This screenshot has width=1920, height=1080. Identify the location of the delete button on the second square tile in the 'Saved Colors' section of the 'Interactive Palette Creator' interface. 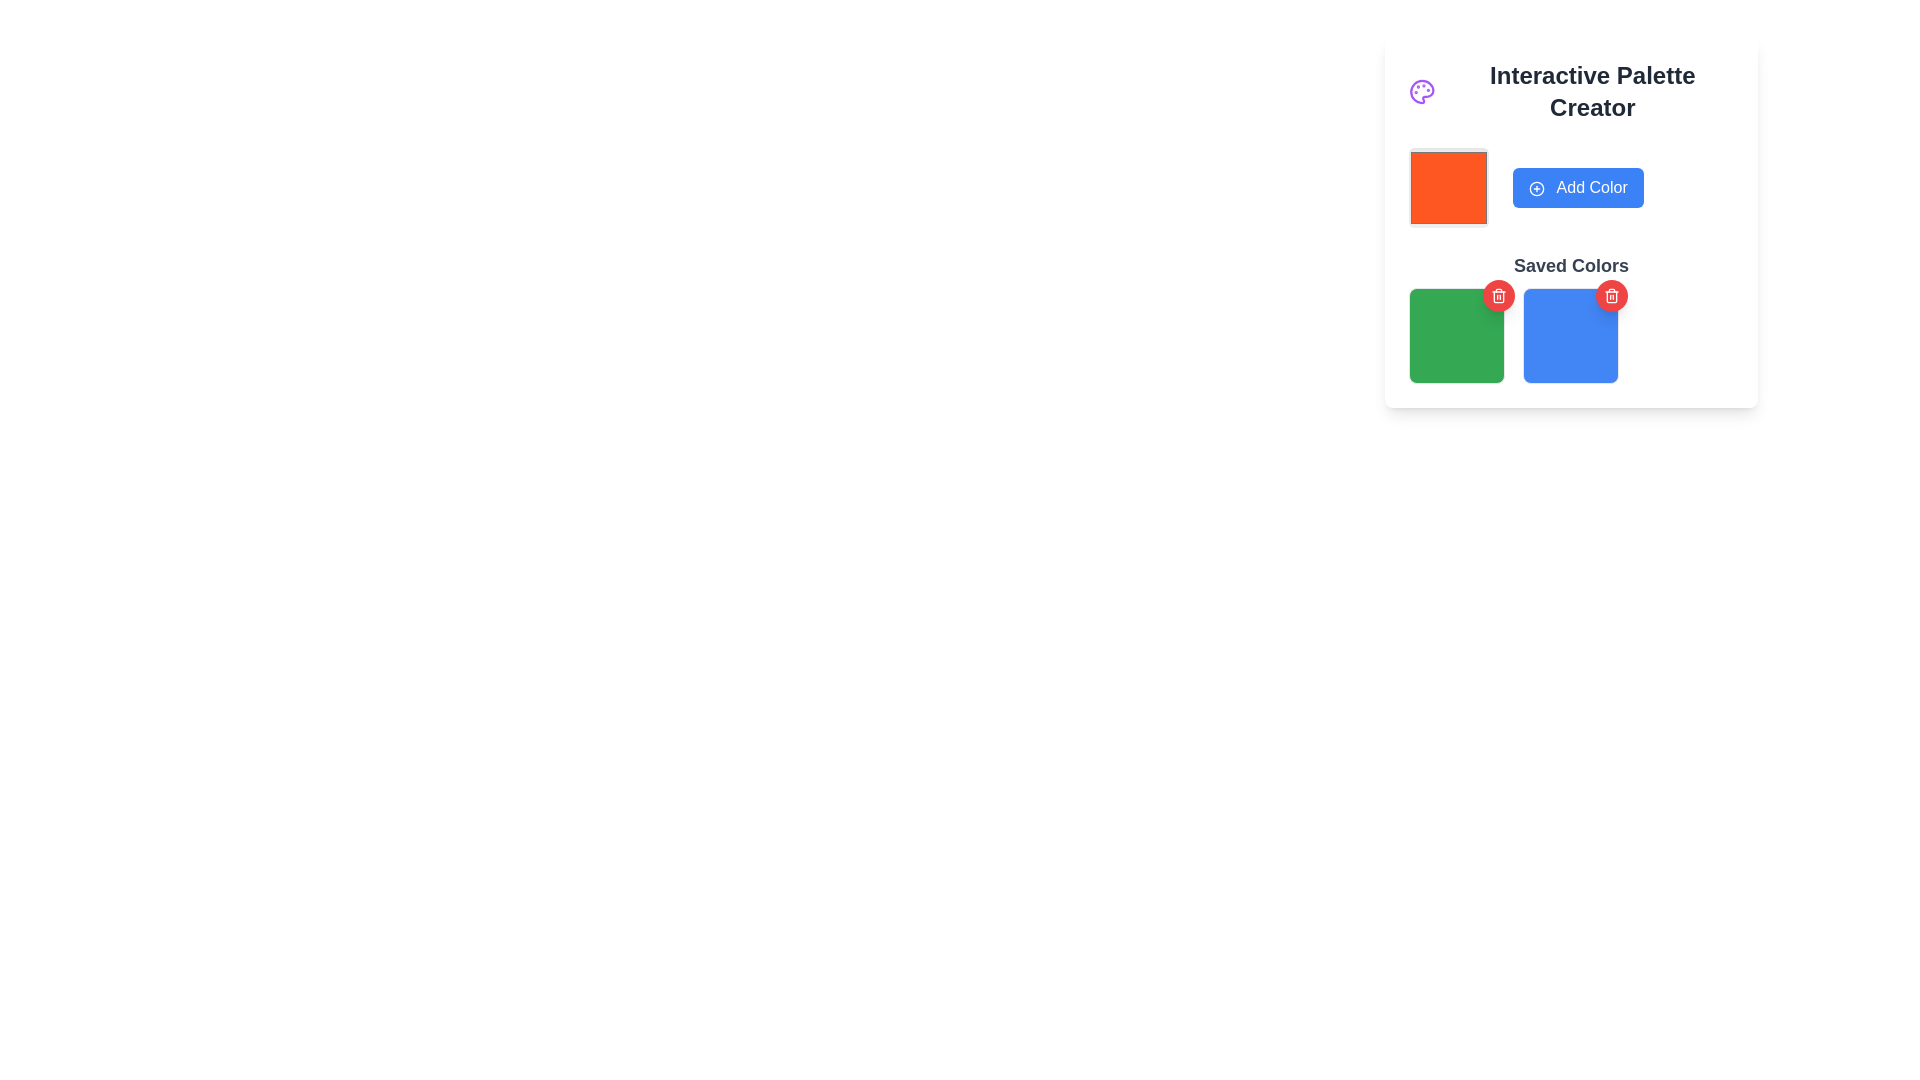
(1570, 334).